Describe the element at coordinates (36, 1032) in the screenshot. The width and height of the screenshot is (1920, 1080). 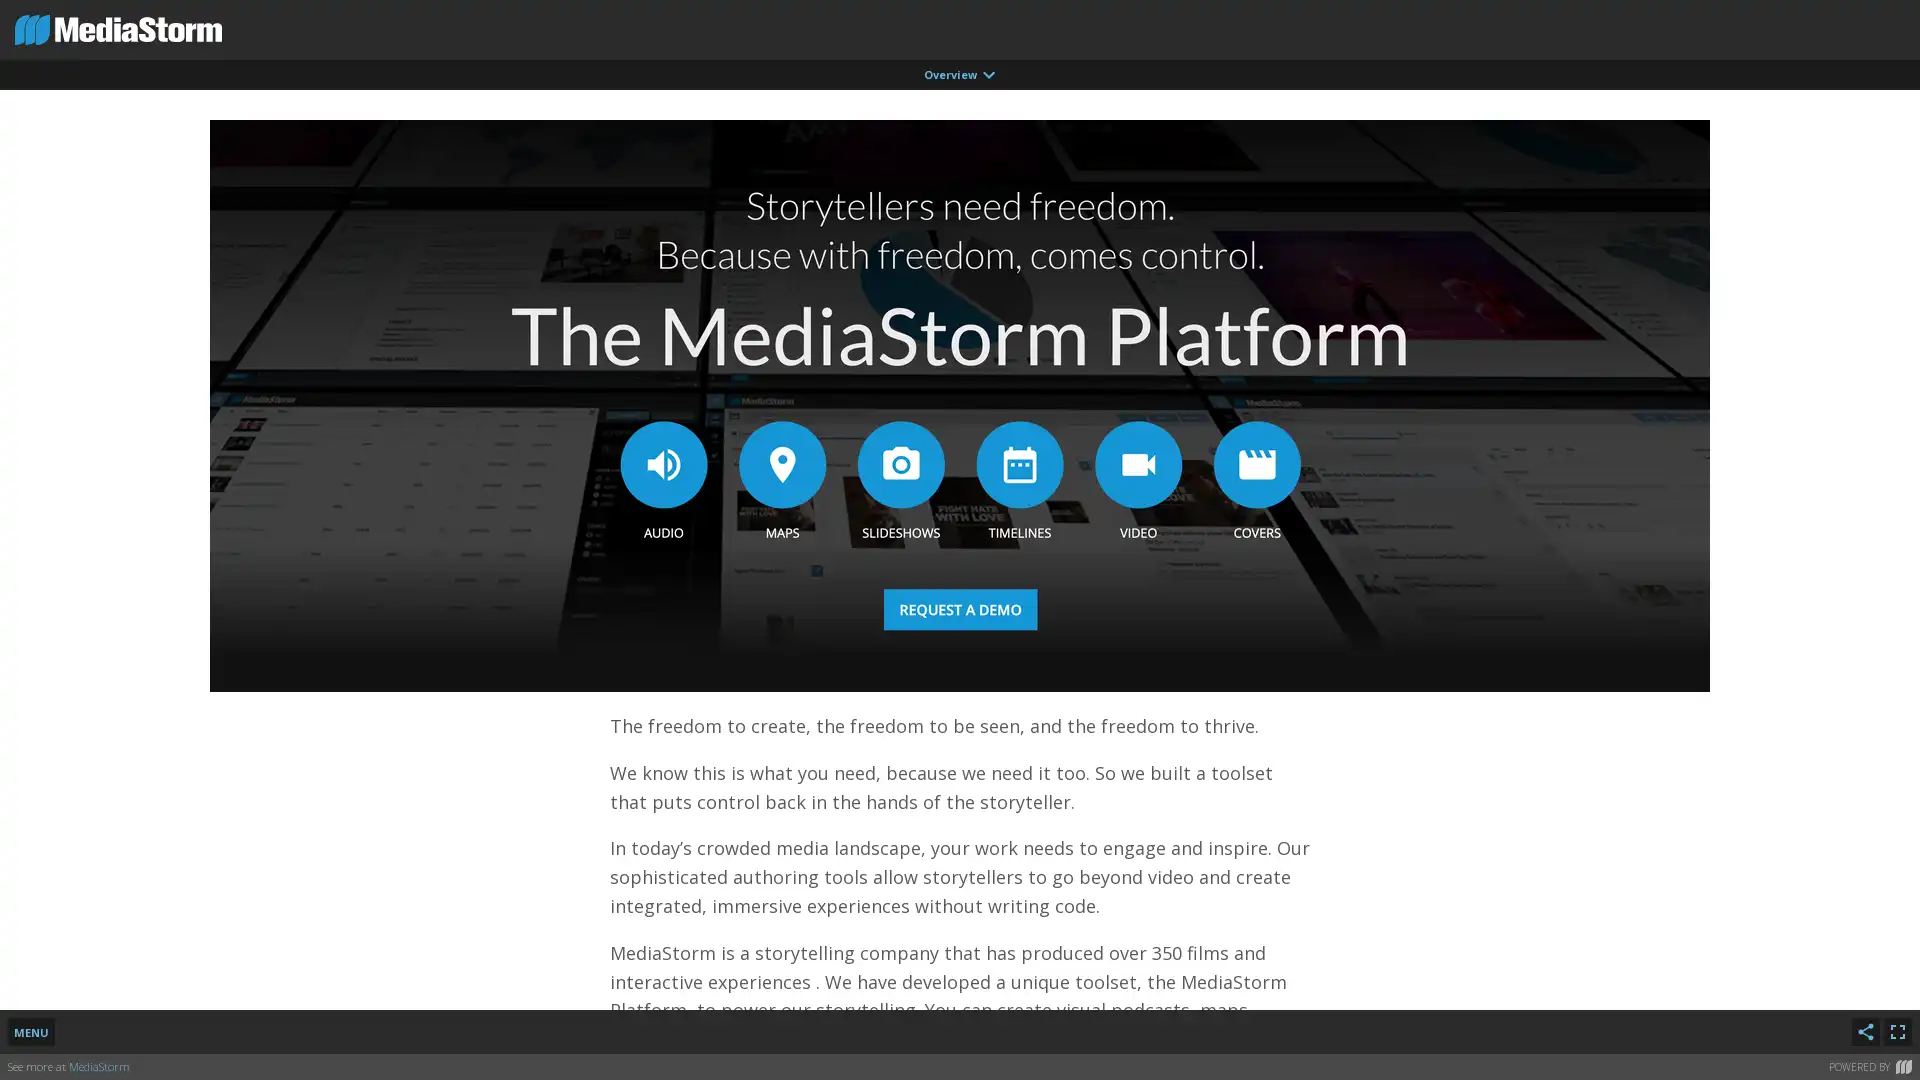
I see `MENU` at that location.